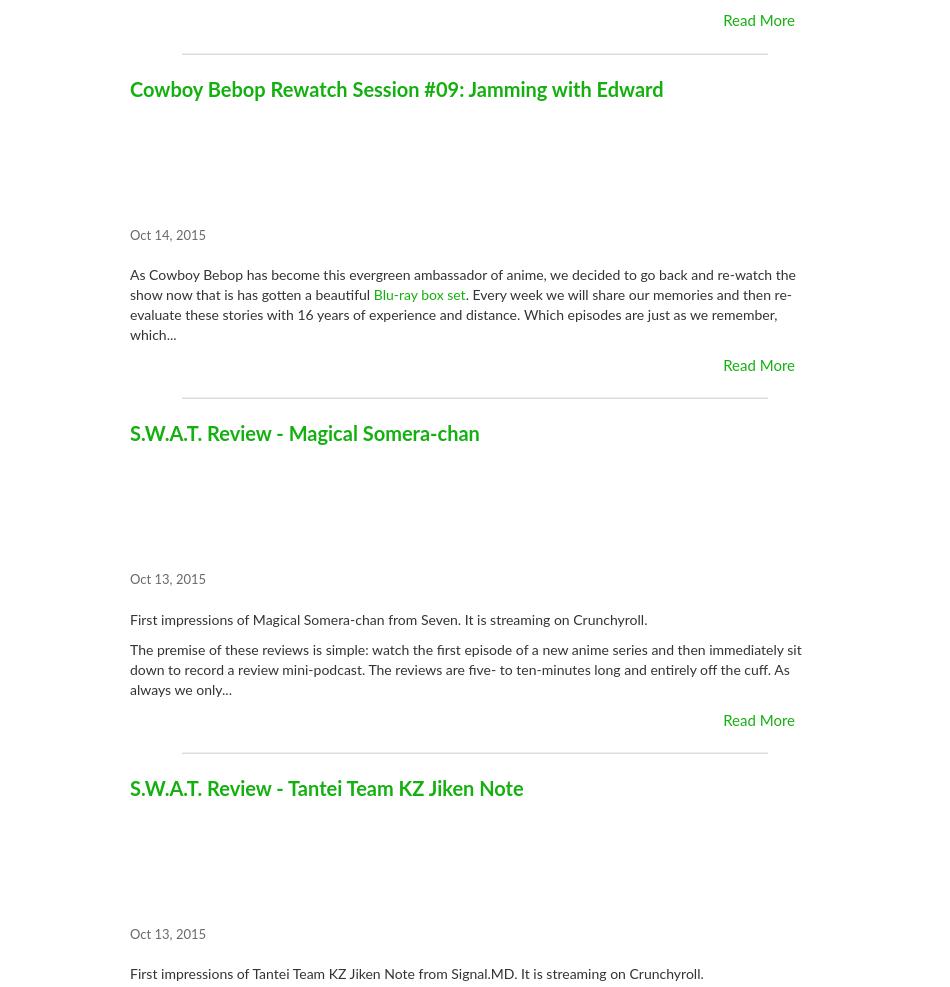  Describe the element at coordinates (460, 315) in the screenshot. I see `'. Every week we will share our
memories and then re-evaluate these stories with 16 years of
experience and distance. Which episodes are just as we remember,
which...'` at that location.